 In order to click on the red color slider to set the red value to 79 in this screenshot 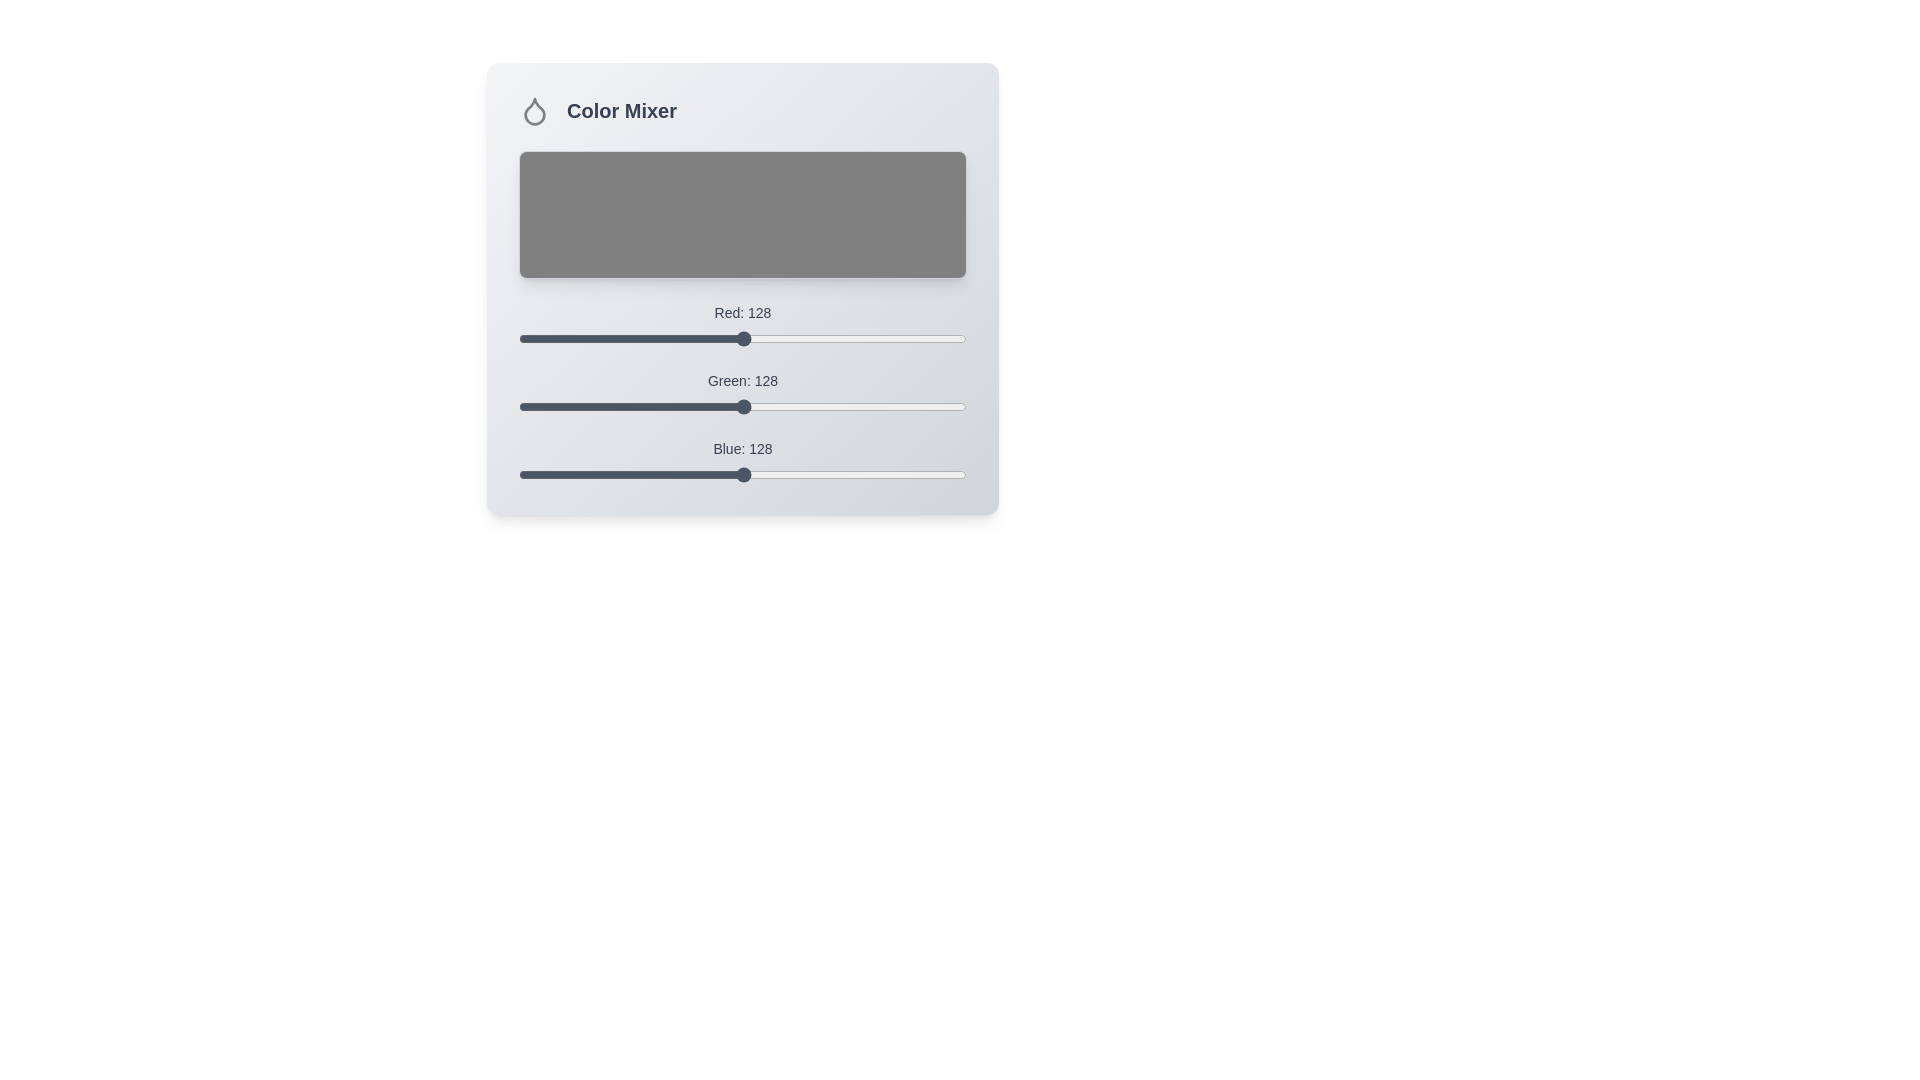, I will do `click(657, 338)`.